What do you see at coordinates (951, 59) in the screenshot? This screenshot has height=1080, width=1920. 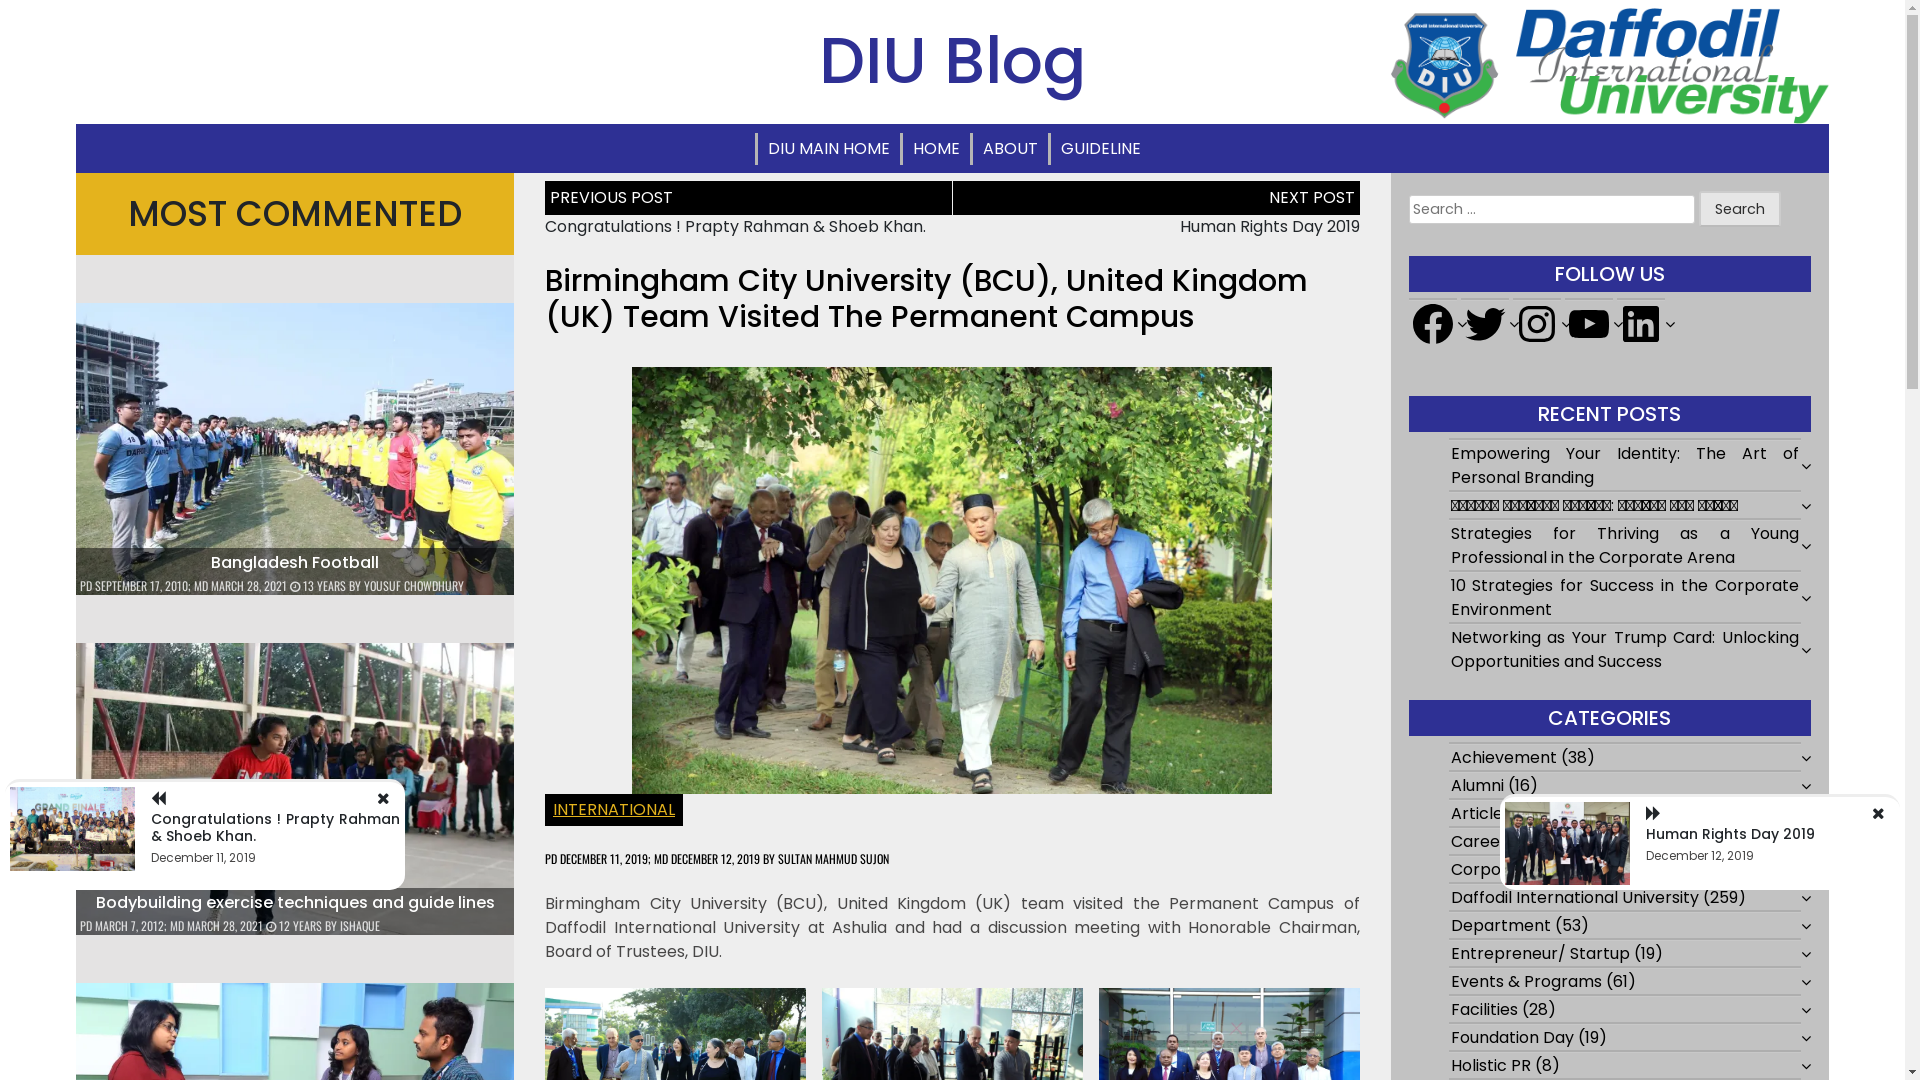 I see `'DIU Blog'` at bounding box center [951, 59].